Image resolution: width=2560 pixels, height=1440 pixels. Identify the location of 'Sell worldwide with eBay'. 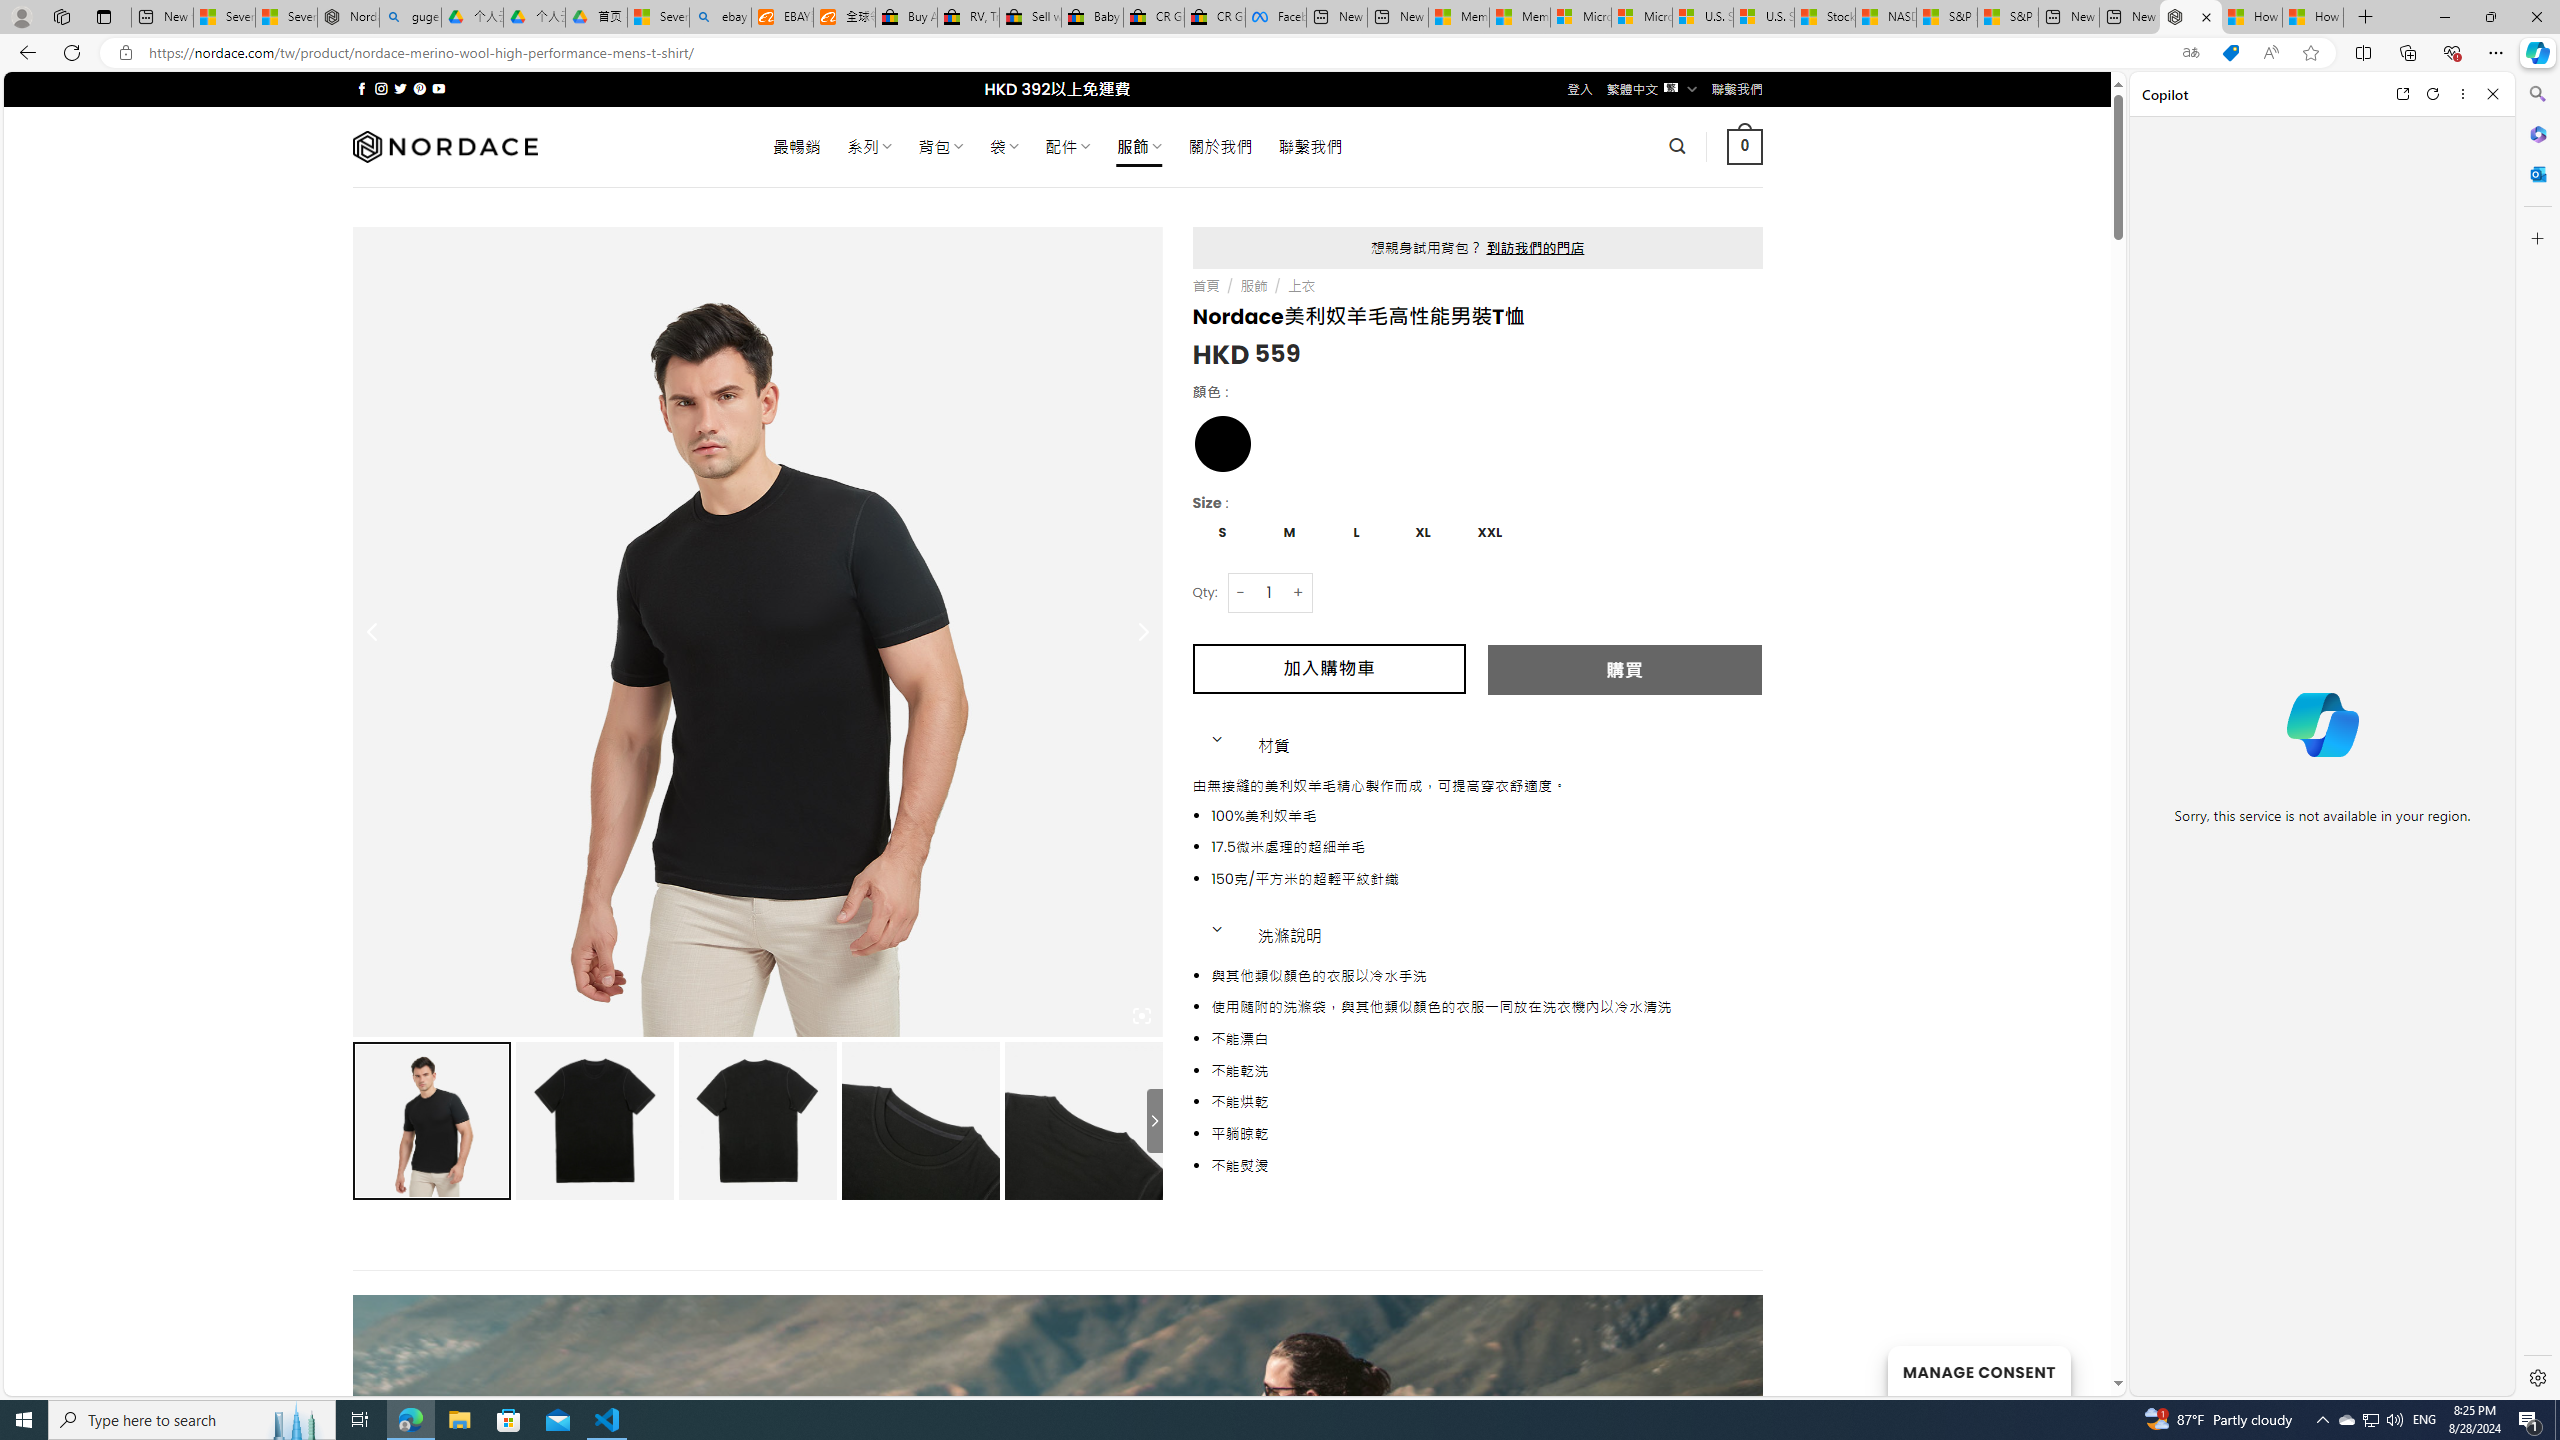
(1030, 16).